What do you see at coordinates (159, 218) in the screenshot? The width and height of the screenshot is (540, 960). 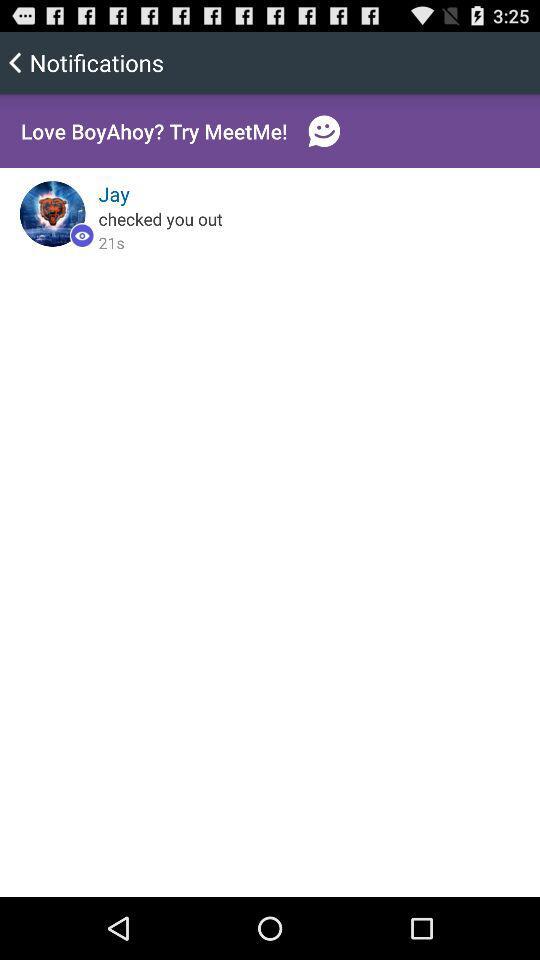 I see `app above 21s item` at bounding box center [159, 218].